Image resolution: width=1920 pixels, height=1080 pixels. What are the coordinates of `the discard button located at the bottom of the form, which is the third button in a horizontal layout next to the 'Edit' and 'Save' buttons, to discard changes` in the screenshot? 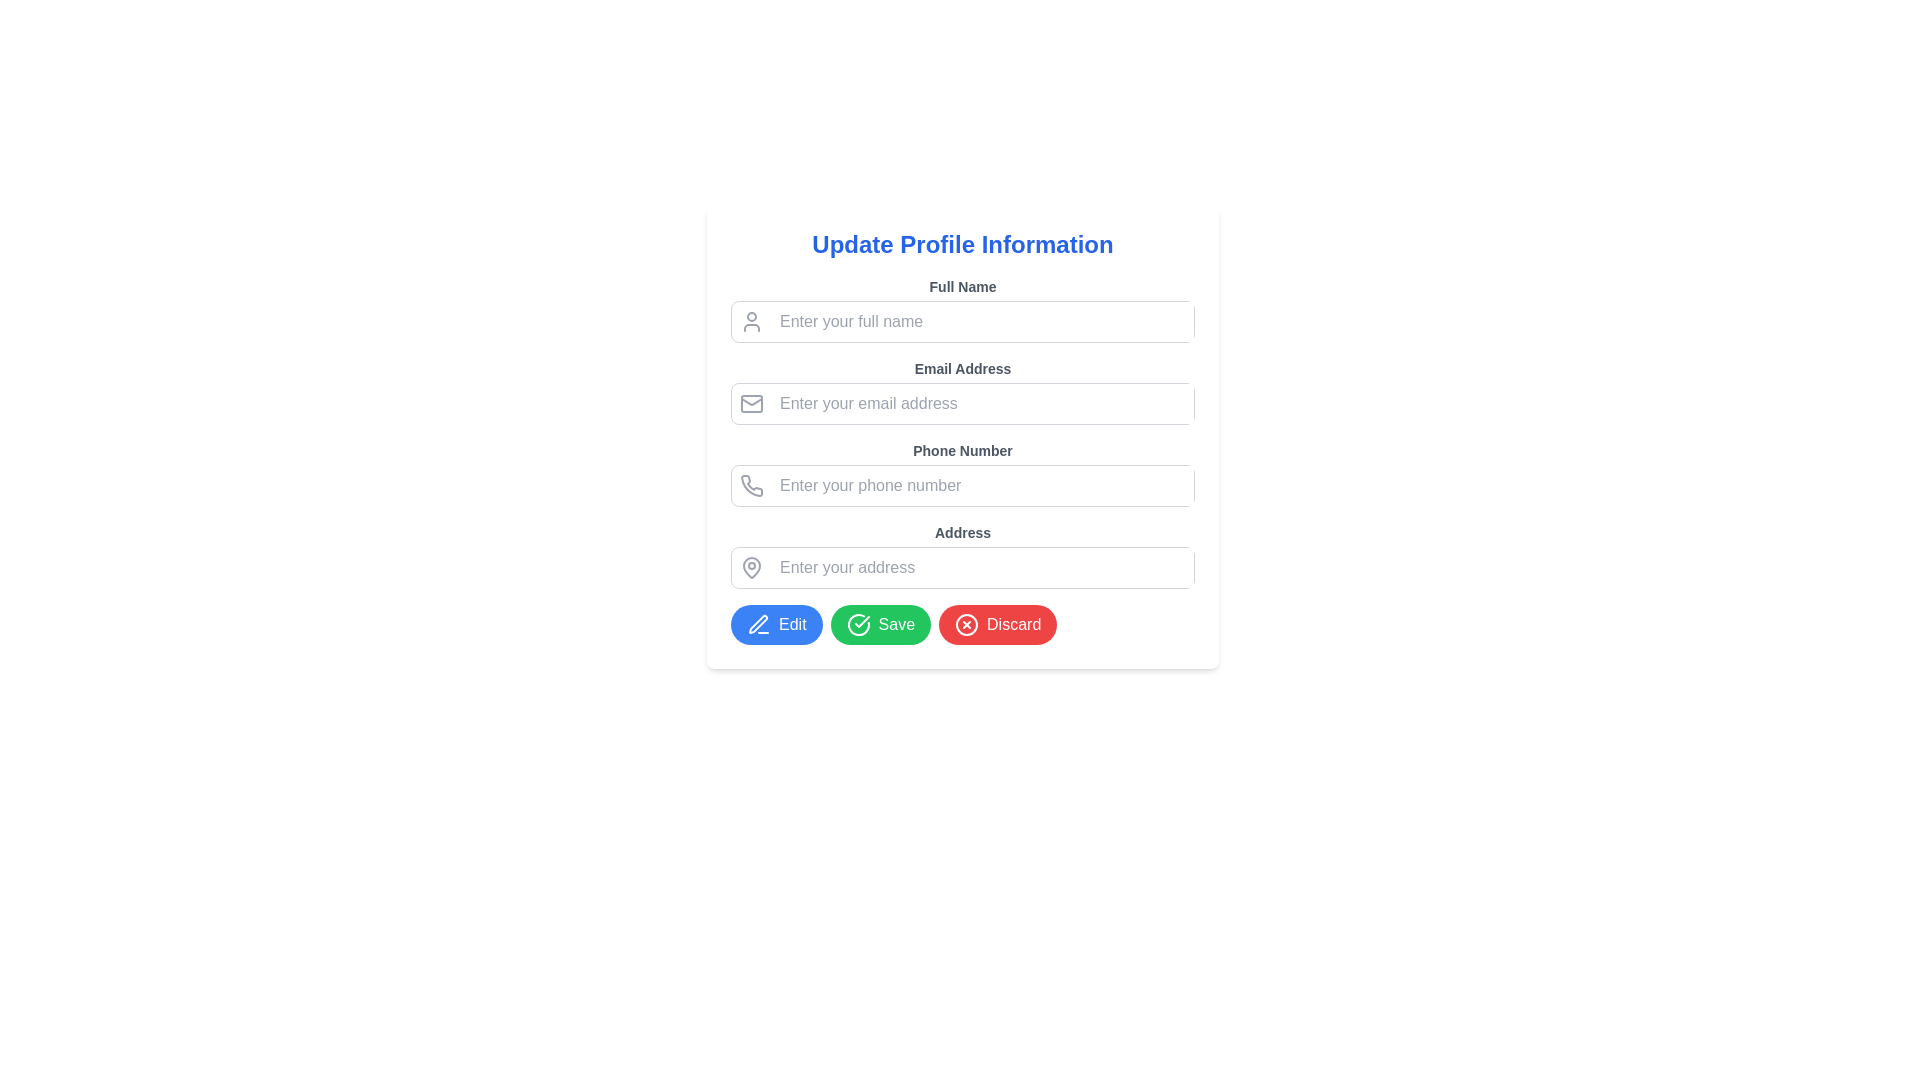 It's located at (998, 623).